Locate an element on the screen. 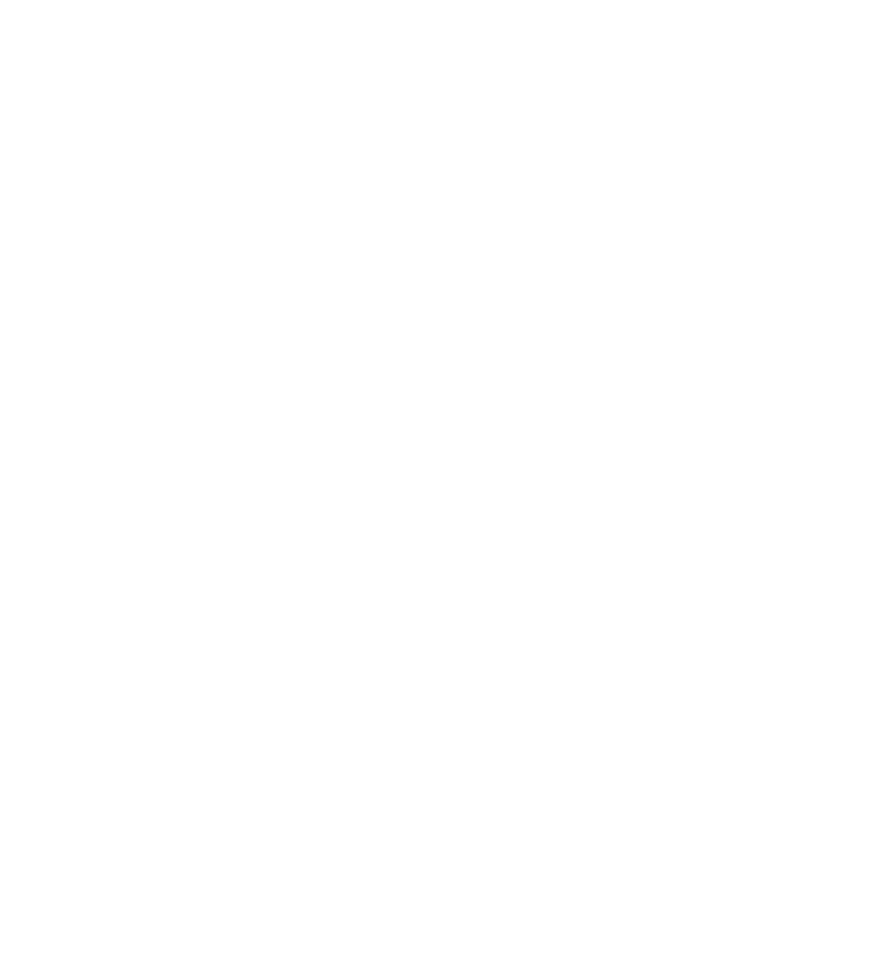 The height and width of the screenshot is (973, 870). 'Audeze Maxwell Now Compatible with Dolby Atmos Renderer' is located at coordinates (370, 735).